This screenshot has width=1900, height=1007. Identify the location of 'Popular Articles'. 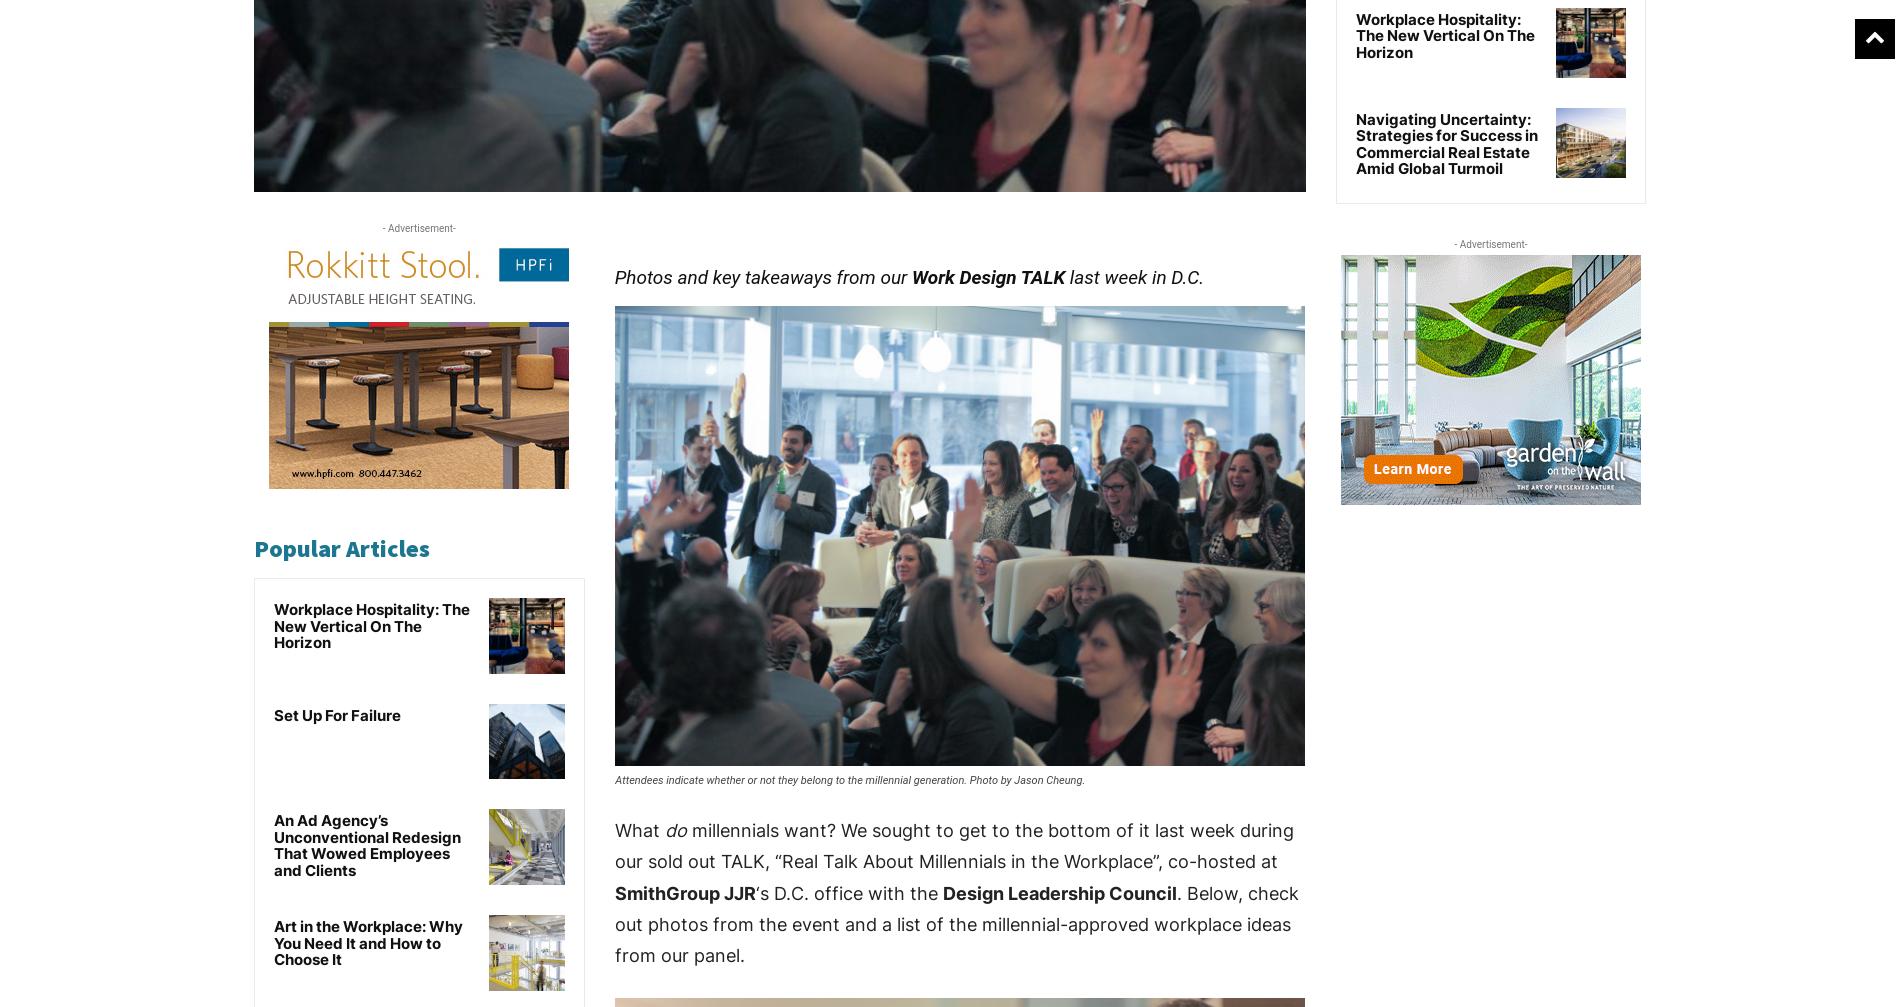
(341, 547).